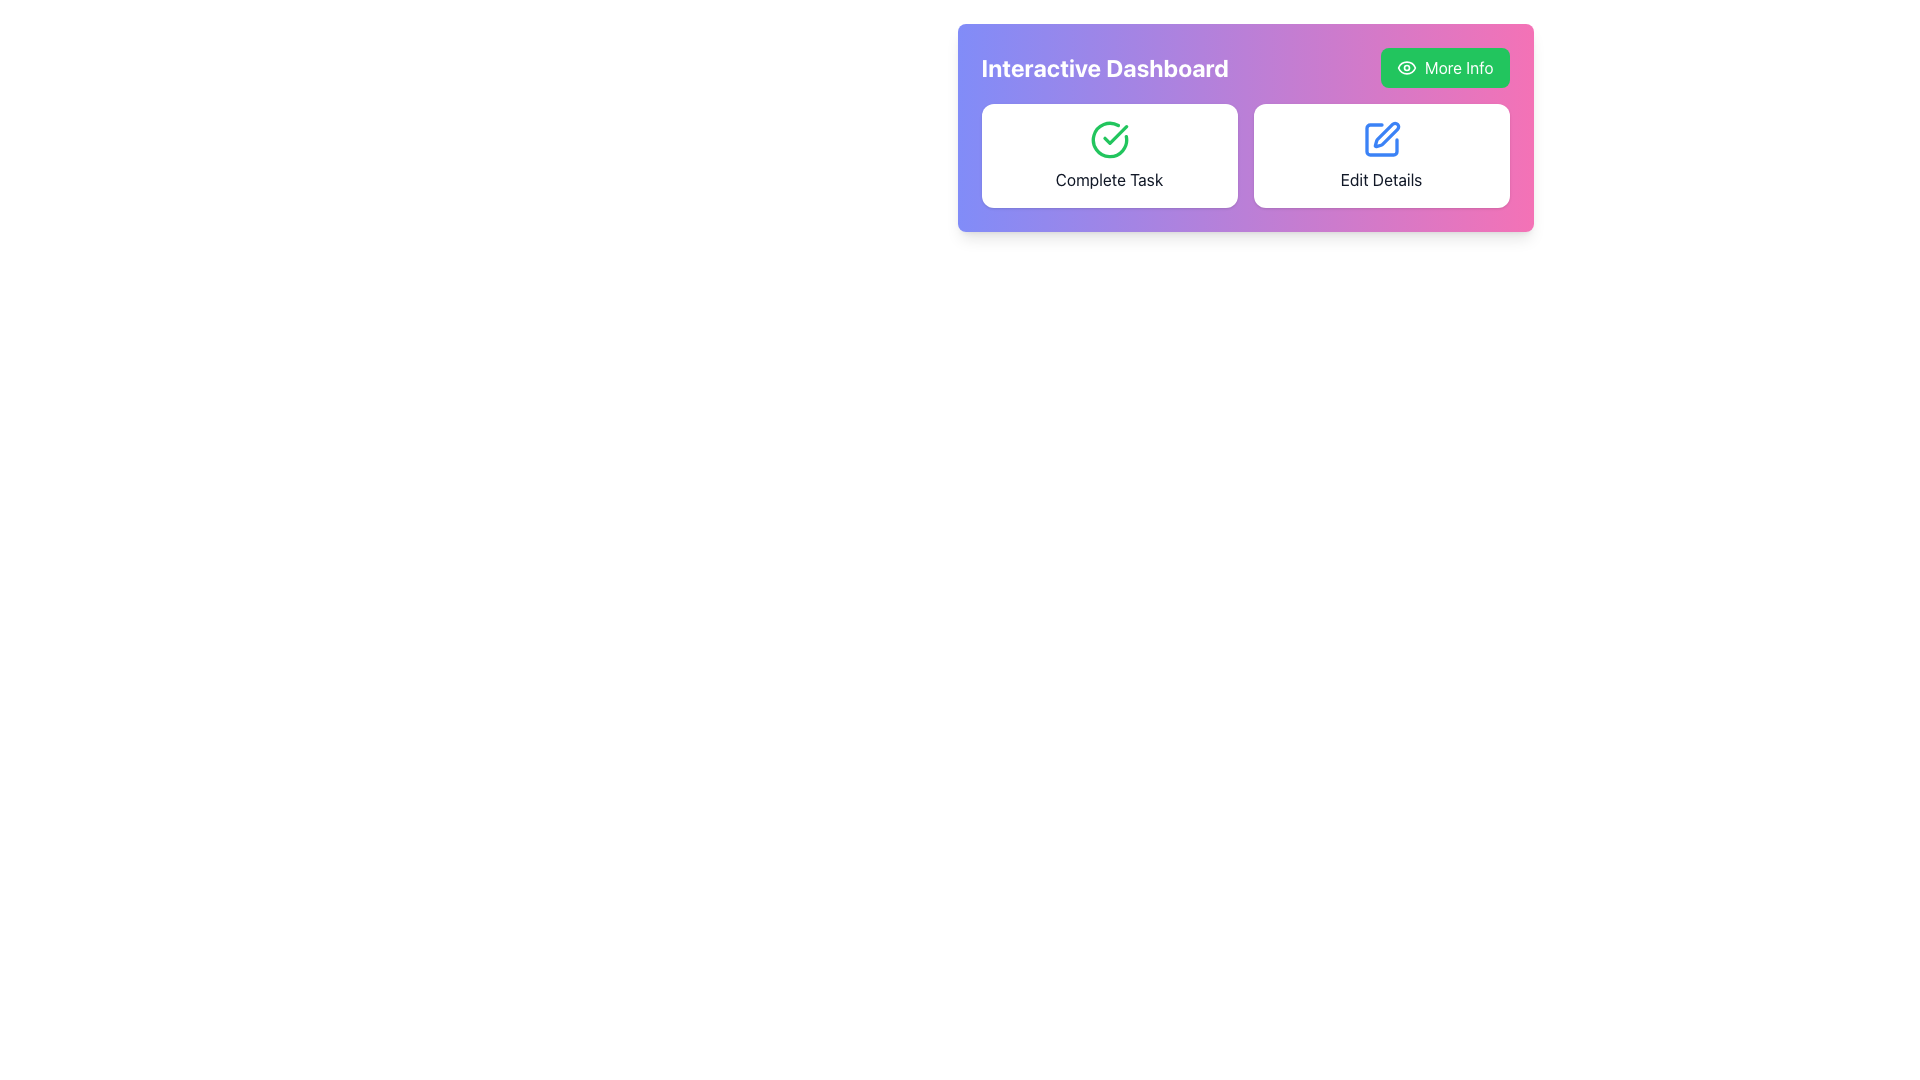 The width and height of the screenshot is (1920, 1080). Describe the element at coordinates (1108, 138) in the screenshot. I see `the completion status icon located` at that location.